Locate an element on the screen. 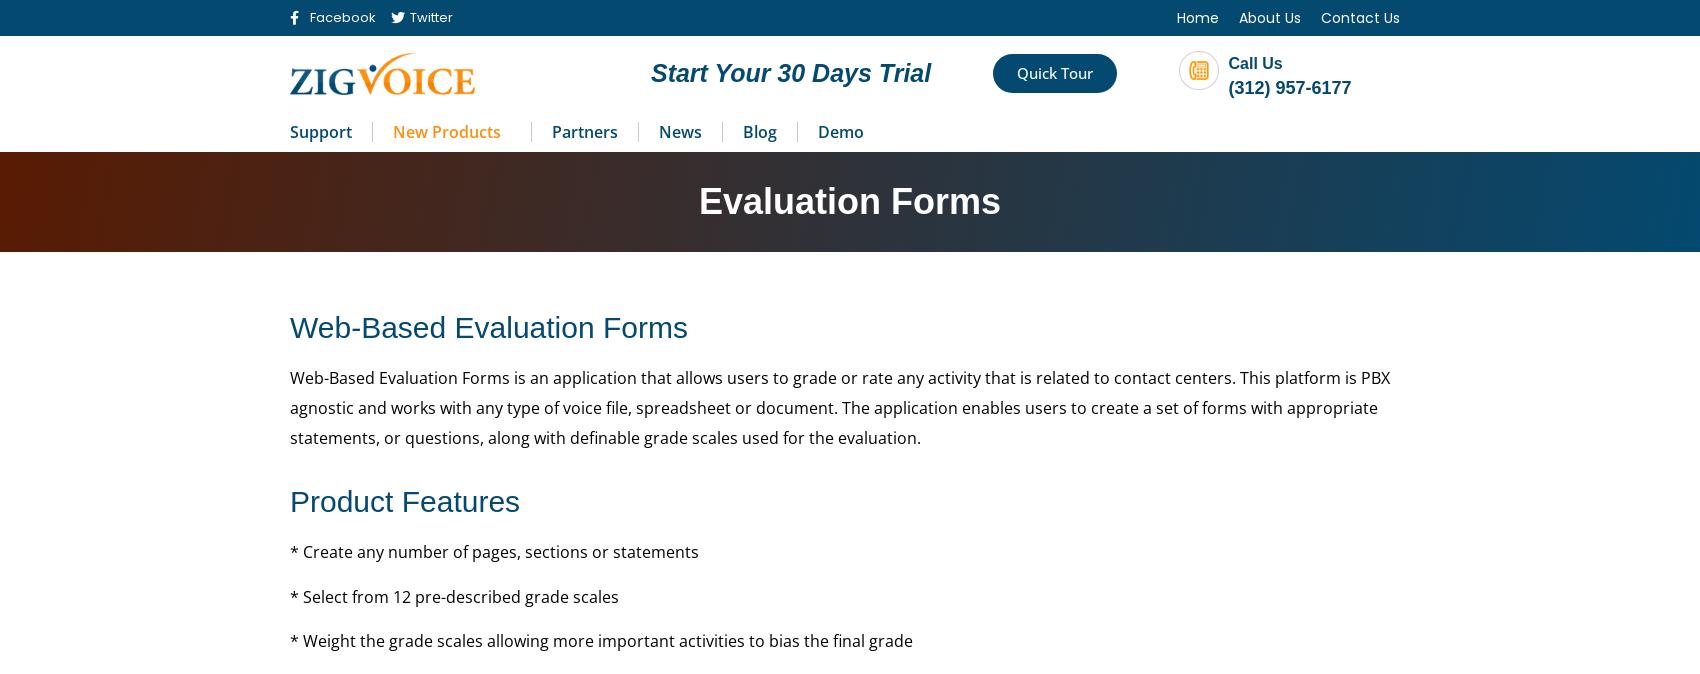  'Web-Based Evaluation Forms' is located at coordinates (488, 326).